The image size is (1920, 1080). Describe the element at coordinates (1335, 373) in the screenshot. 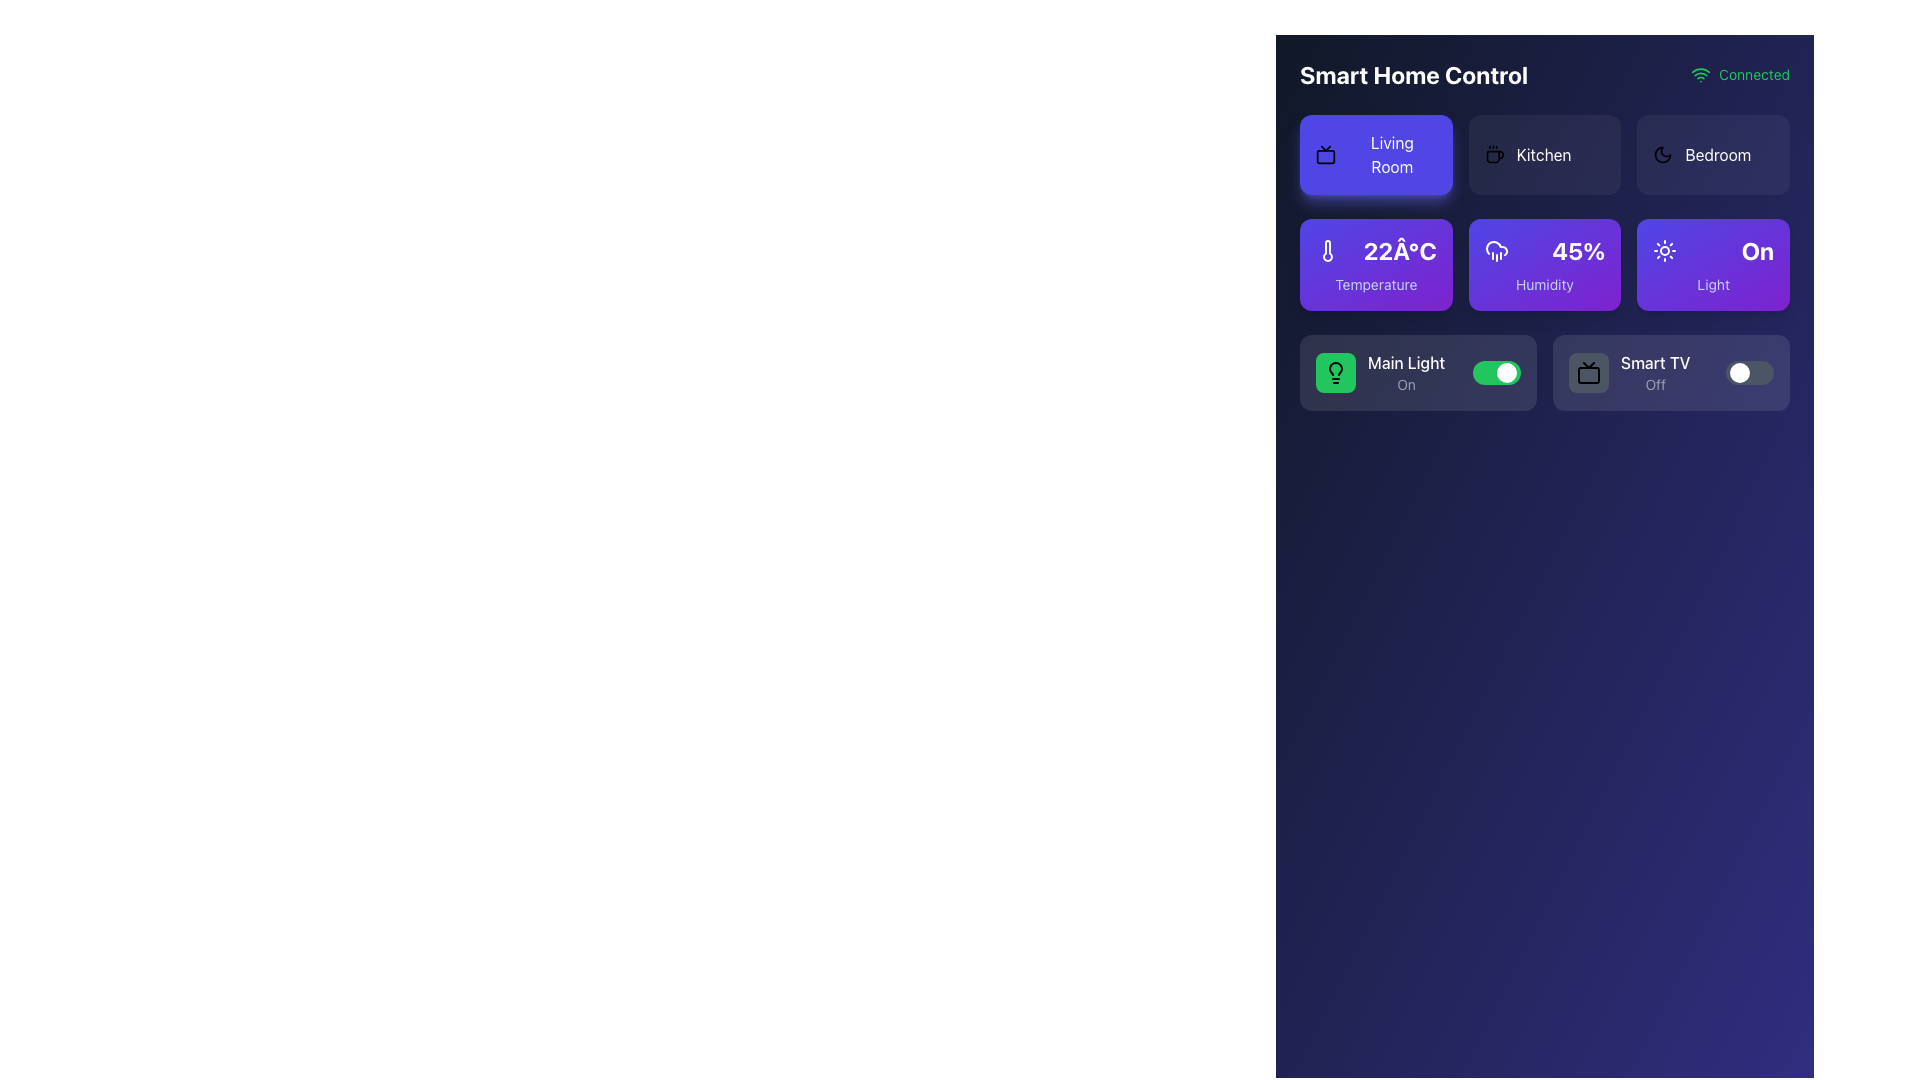

I see `the Icon block representing the 'Main Light' feature in the smart home control interface` at that location.